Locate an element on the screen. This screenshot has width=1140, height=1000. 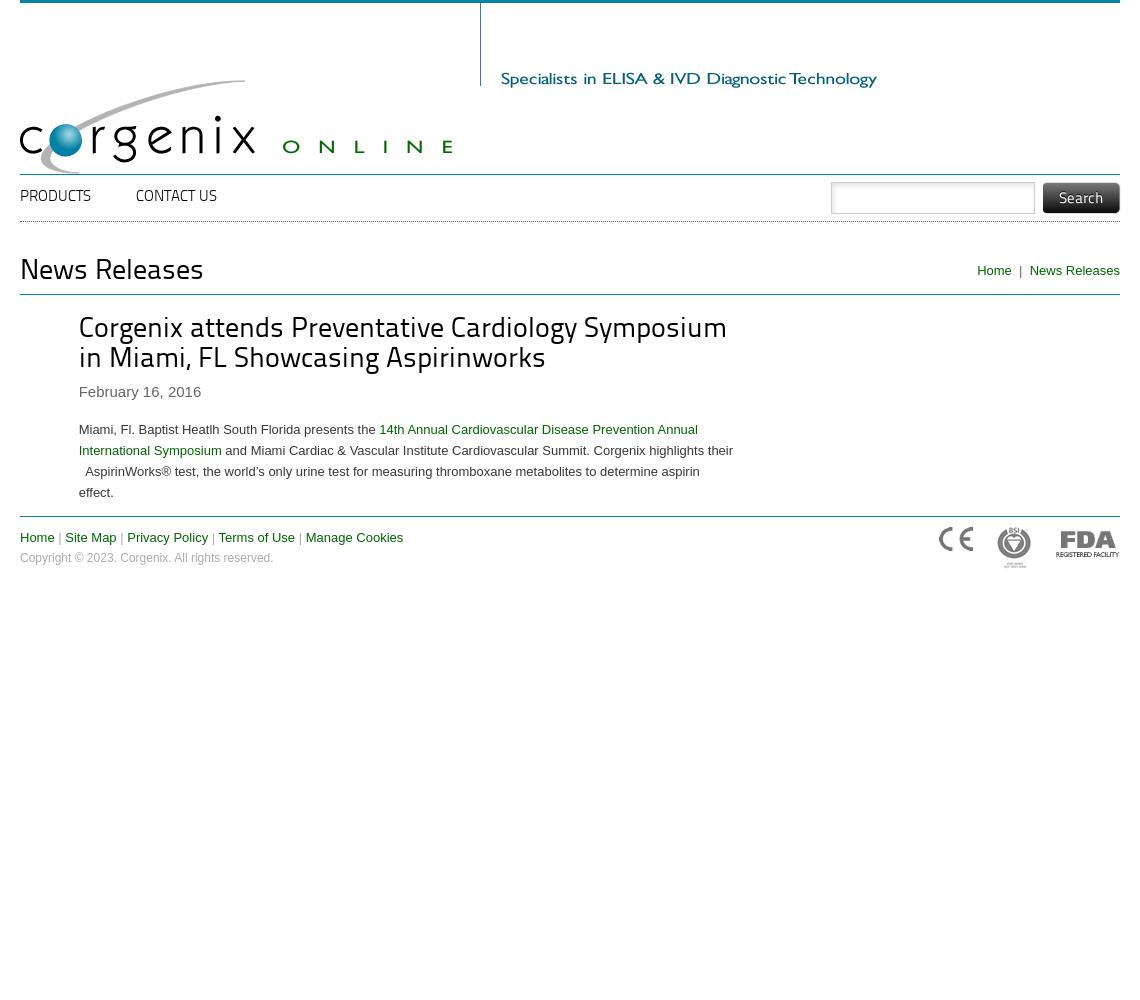
'Corgenix attends Preventative Cardiology Symposium in Miami, FL Showcasing Aspirinworks' is located at coordinates (400, 343).